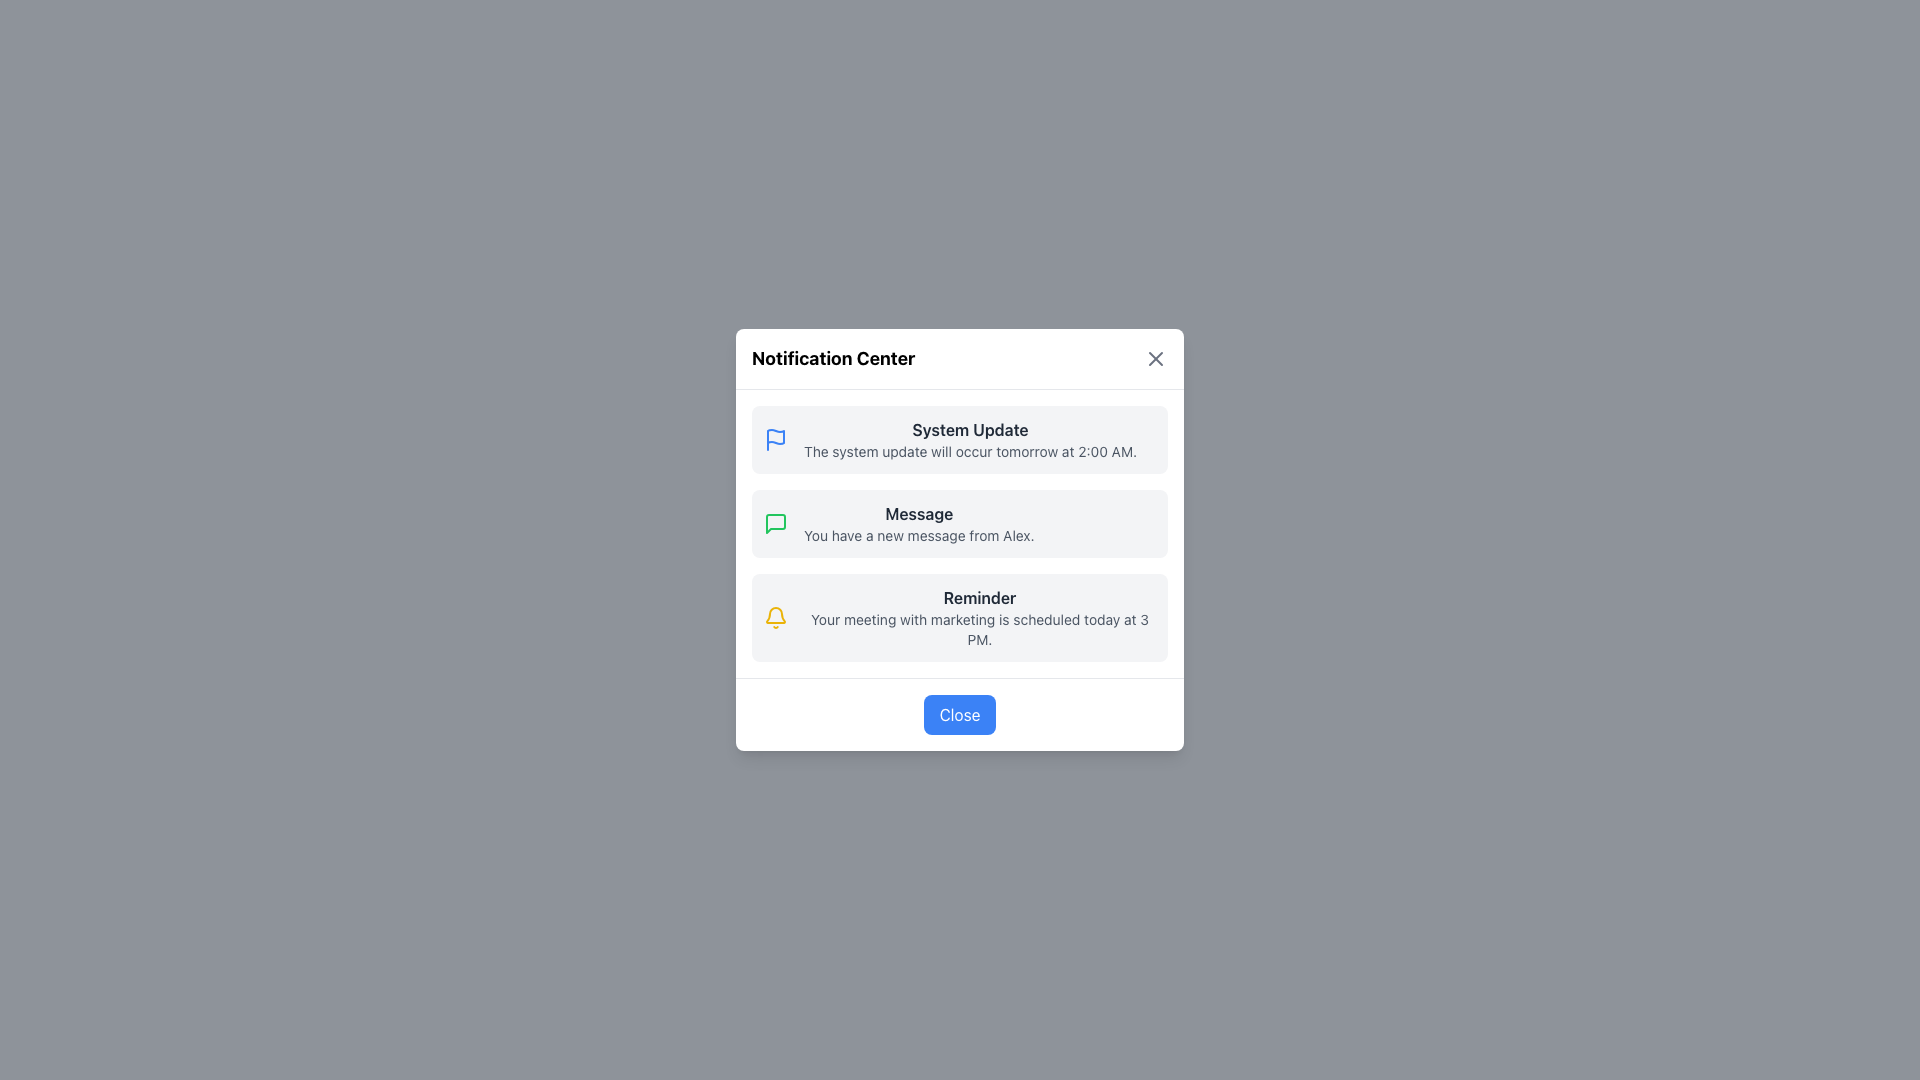 This screenshot has width=1920, height=1080. What do you see at coordinates (960, 532) in the screenshot?
I see `the vertically stacked list of notification items in the notification dialog box` at bounding box center [960, 532].